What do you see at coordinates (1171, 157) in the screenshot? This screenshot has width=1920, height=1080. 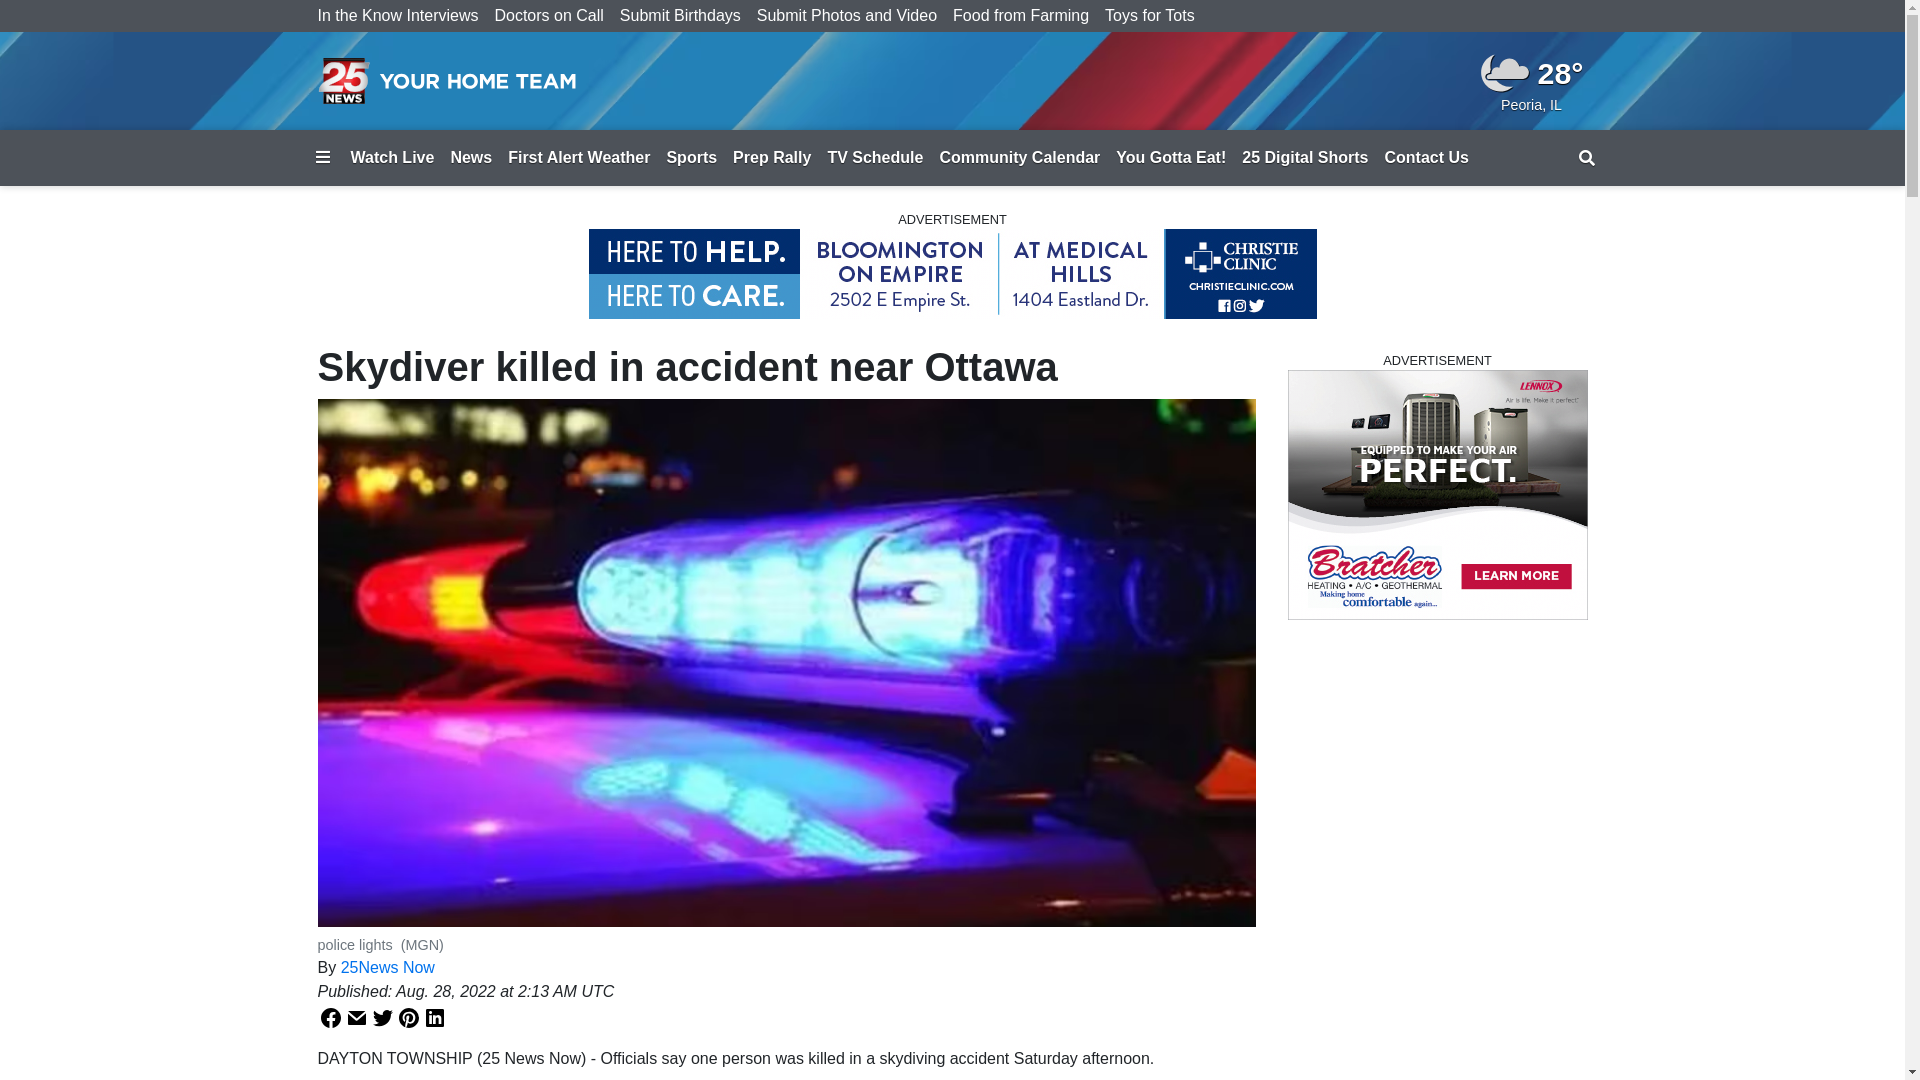 I see `'You Gotta Eat!'` at bounding box center [1171, 157].